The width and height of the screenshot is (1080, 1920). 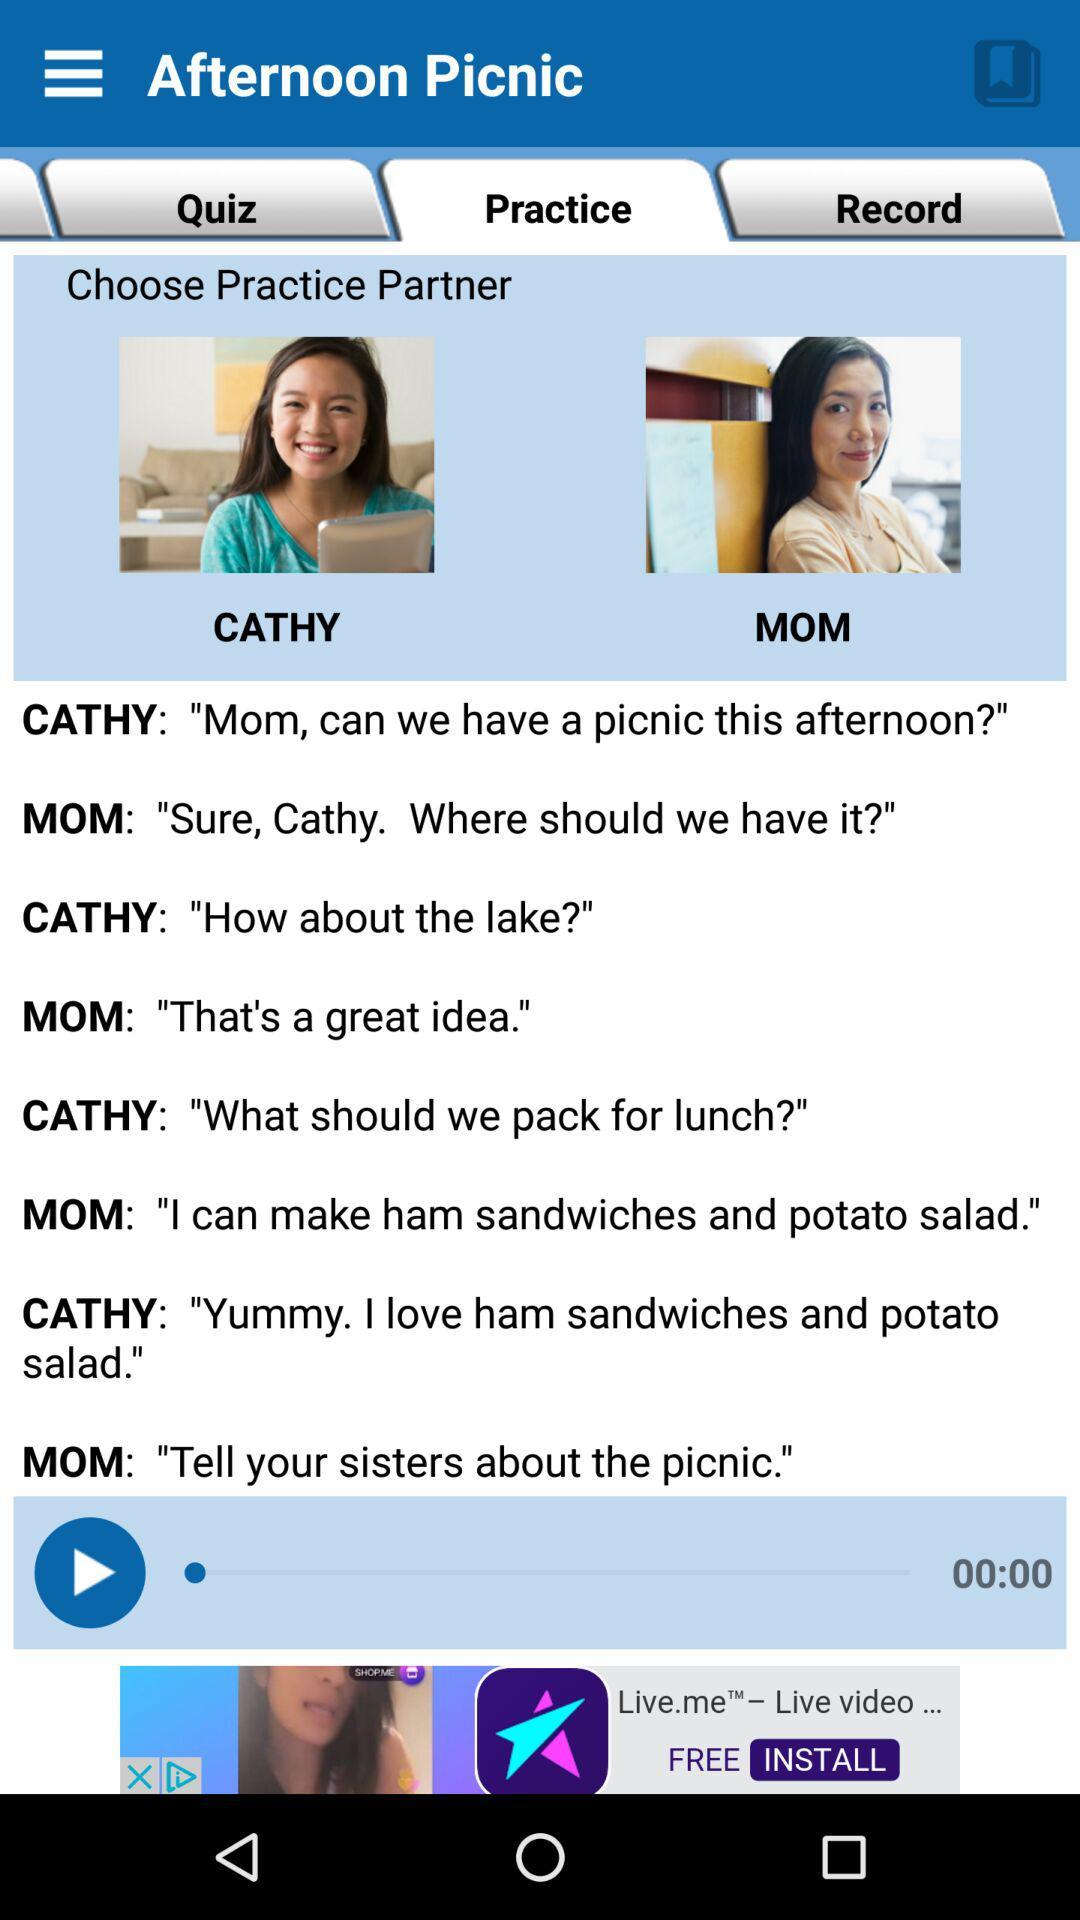 I want to click on listen to the audio, so click(x=88, y=1571).